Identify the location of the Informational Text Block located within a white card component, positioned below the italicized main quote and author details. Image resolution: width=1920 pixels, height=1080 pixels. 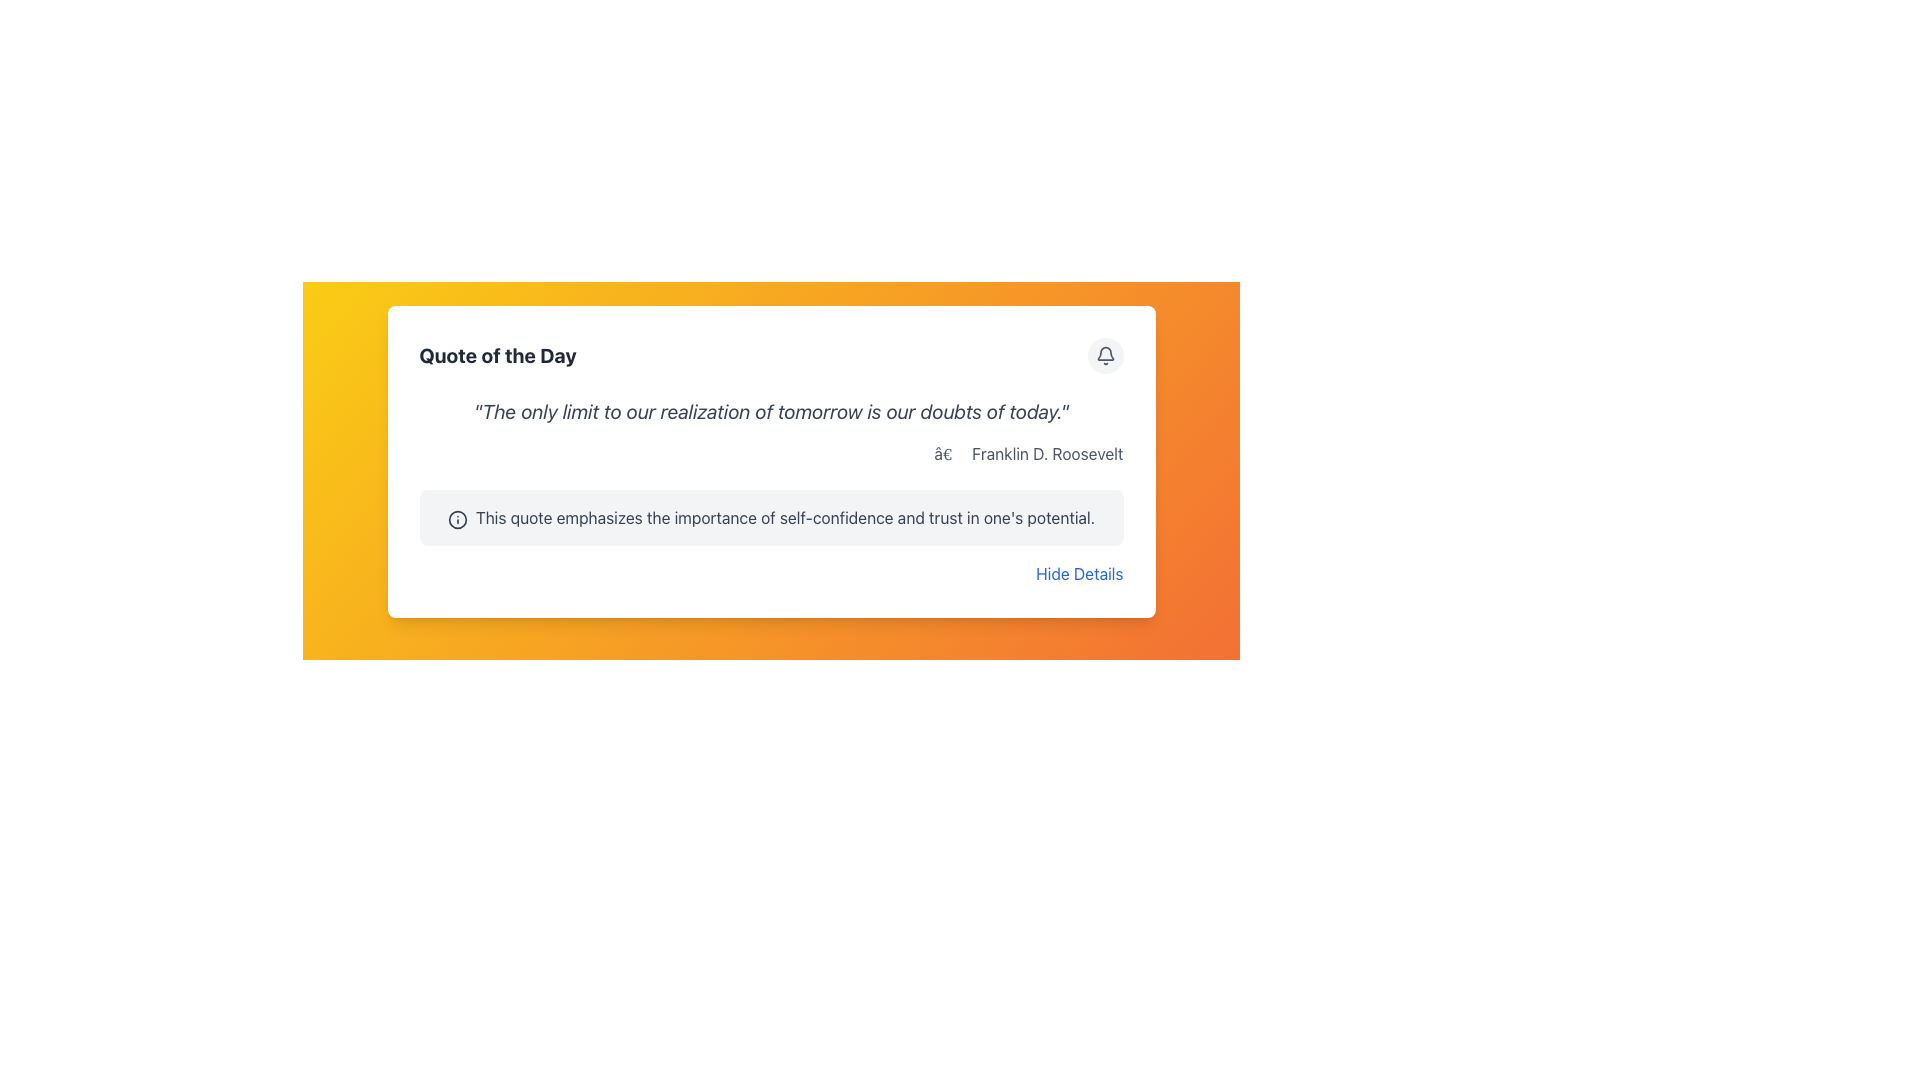
(770, 516).